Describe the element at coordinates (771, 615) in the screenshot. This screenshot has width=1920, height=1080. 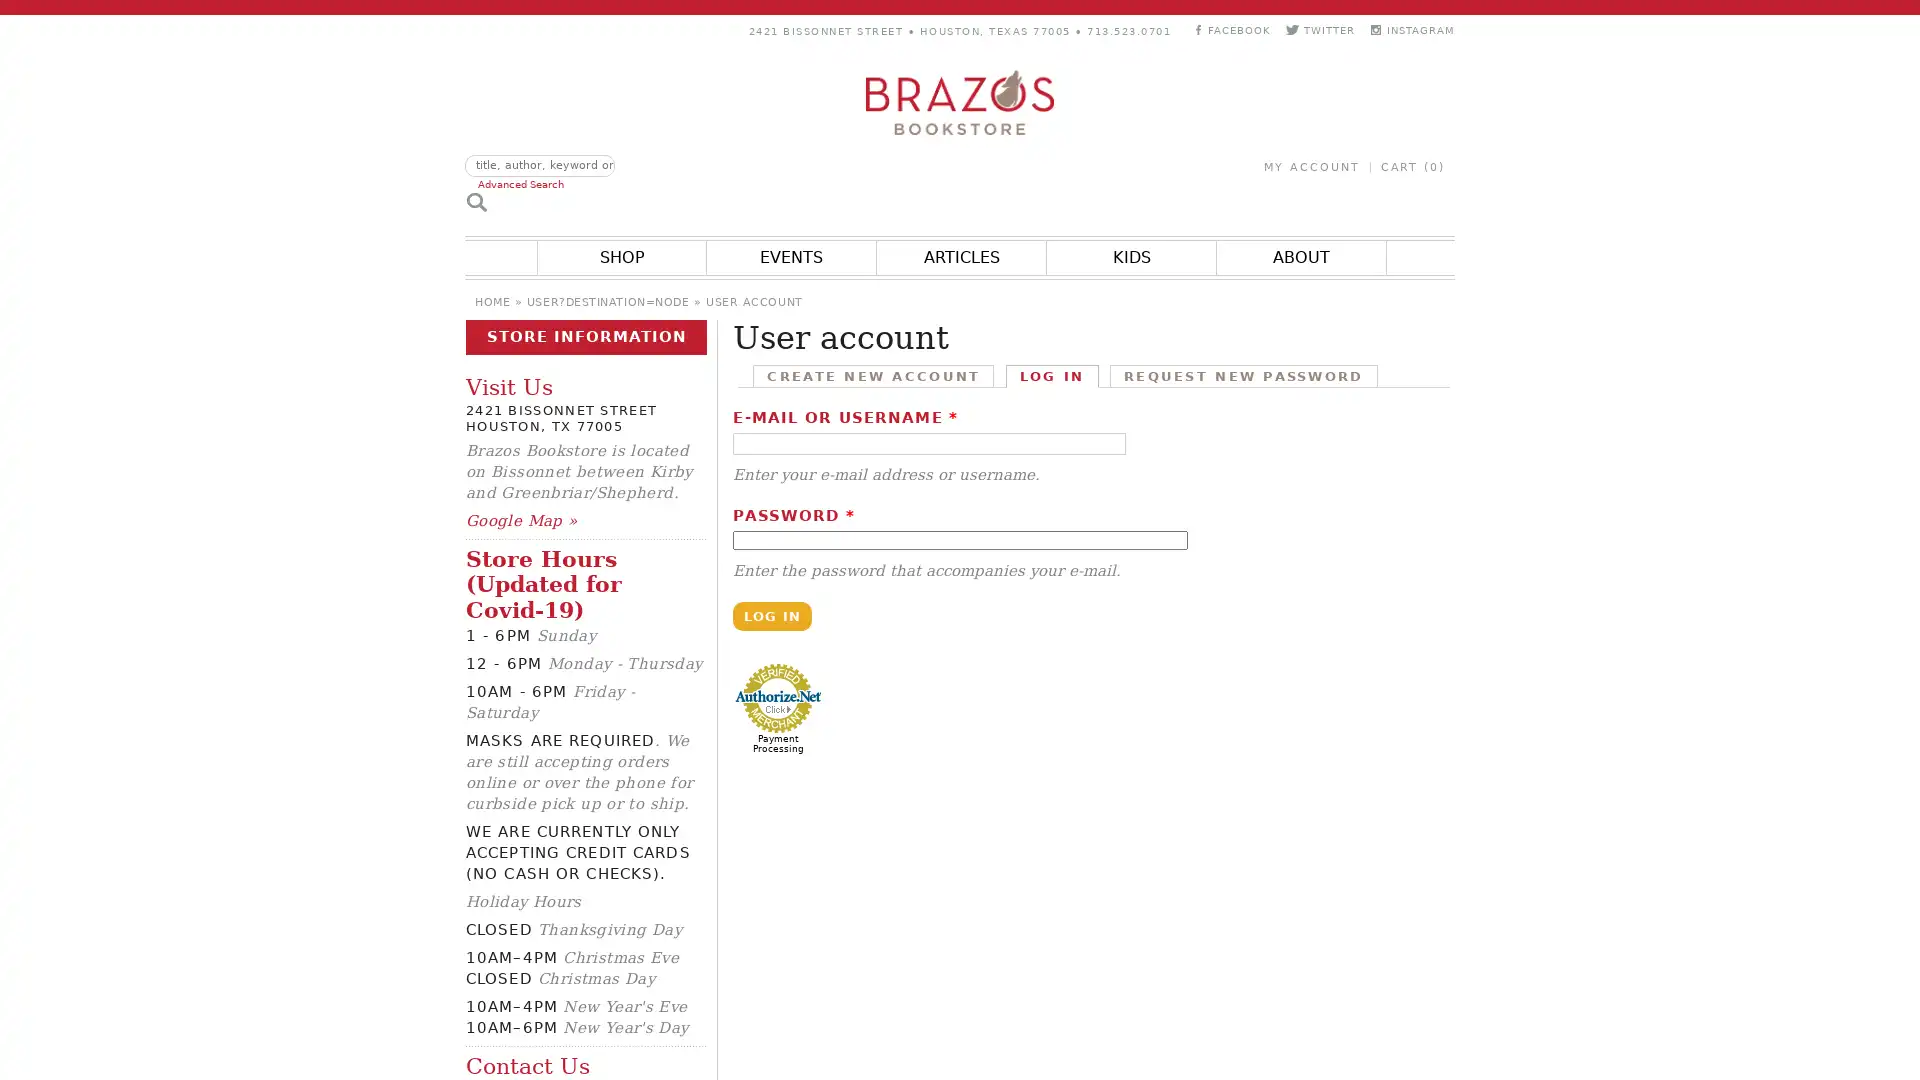
I see `Log in` at that location.